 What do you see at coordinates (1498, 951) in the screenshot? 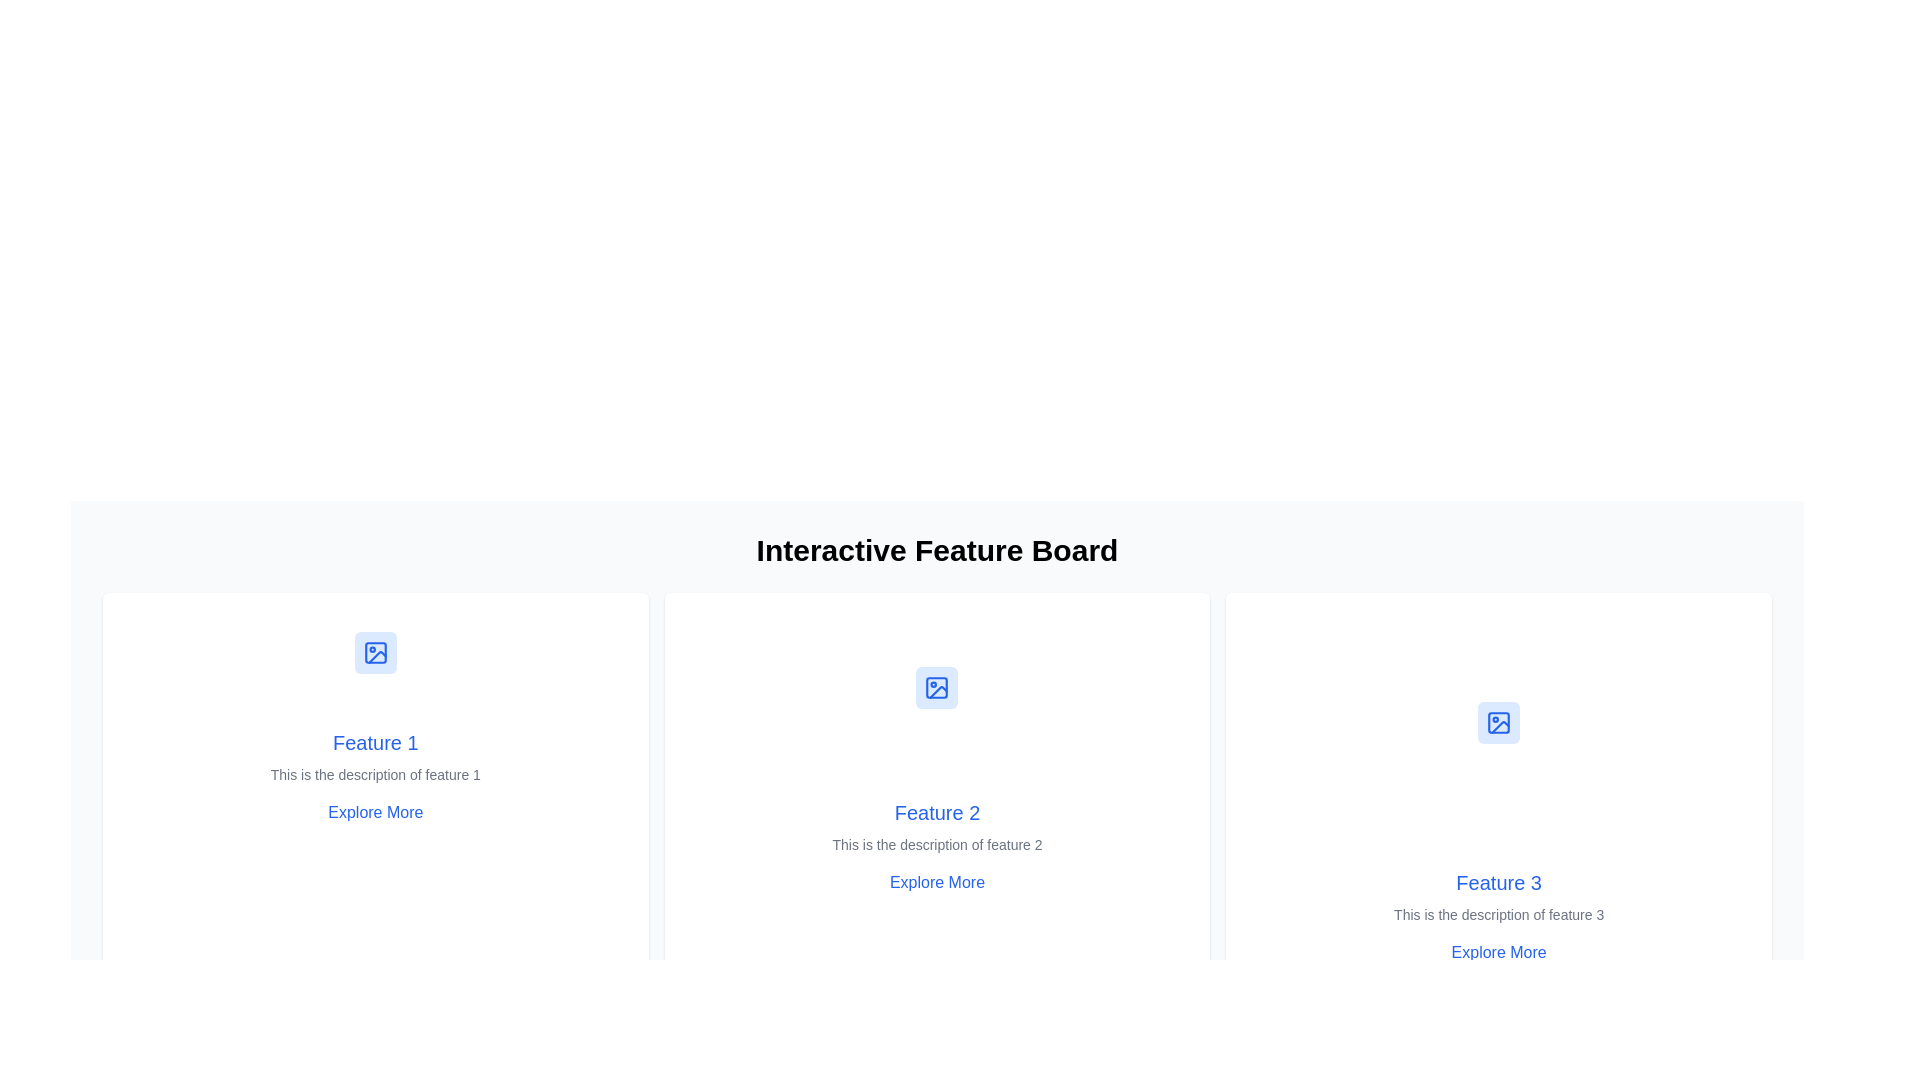
I see `the 'Explore More' link styled in blue text located below the description of feature 3` at bounding box center [1498, 951].